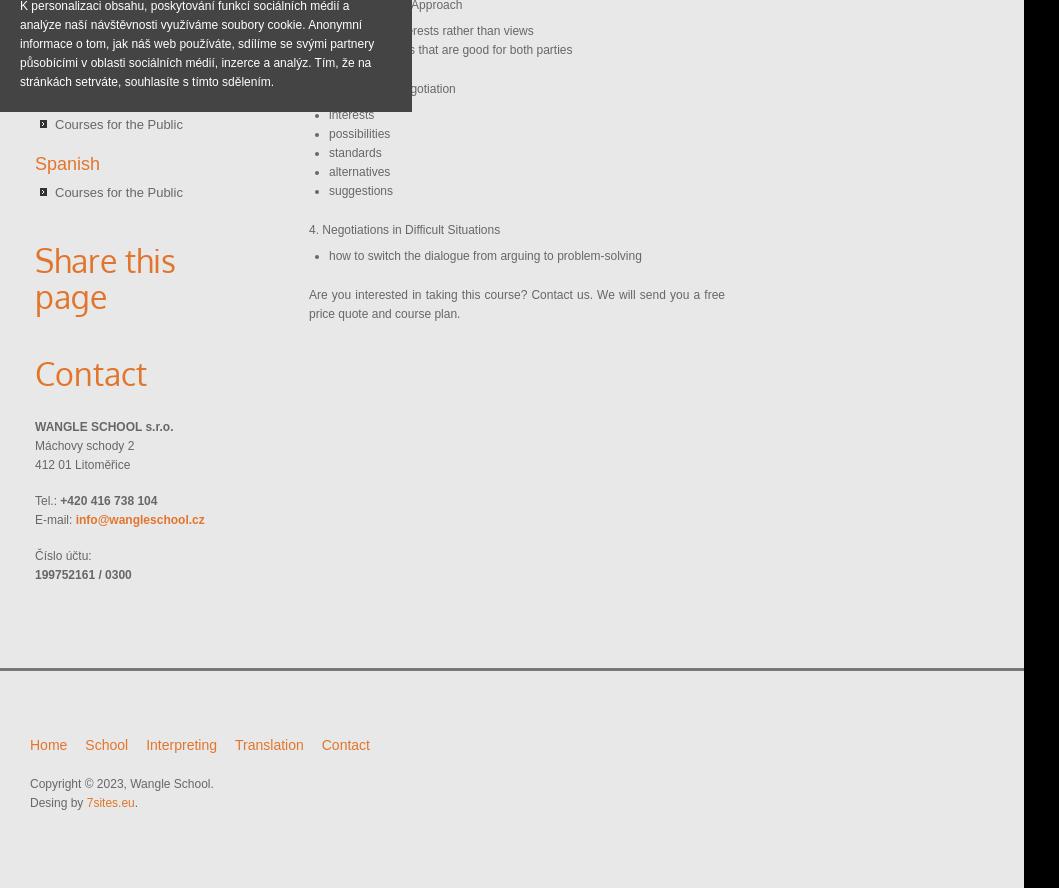  Describe the element at coordinates (328, 152) in the screenshot. I see `'standards'` at that location.